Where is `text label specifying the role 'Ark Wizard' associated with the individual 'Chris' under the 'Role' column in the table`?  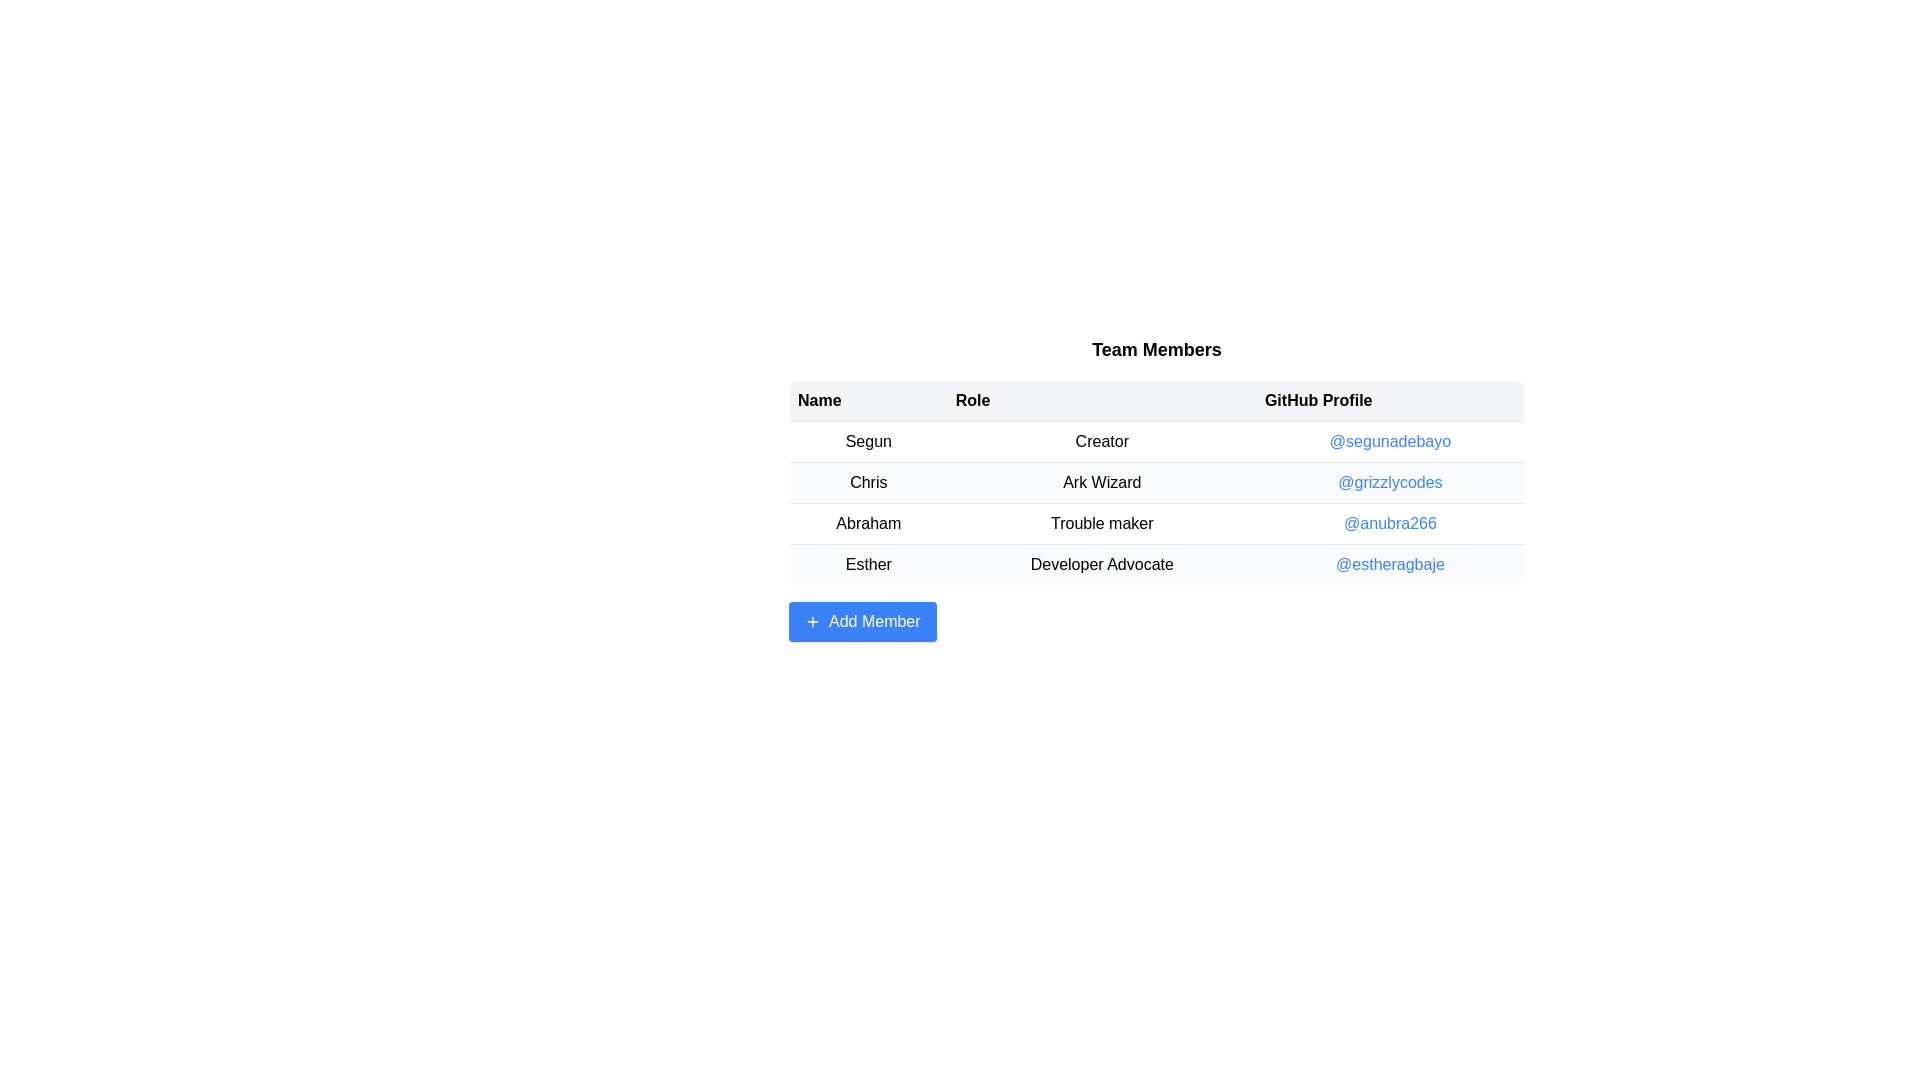
text label specifying the role 'Ark Wizard' associated with the individual 'Chris' under the 'Role' column in the table is located at coordinates (1101, 482).